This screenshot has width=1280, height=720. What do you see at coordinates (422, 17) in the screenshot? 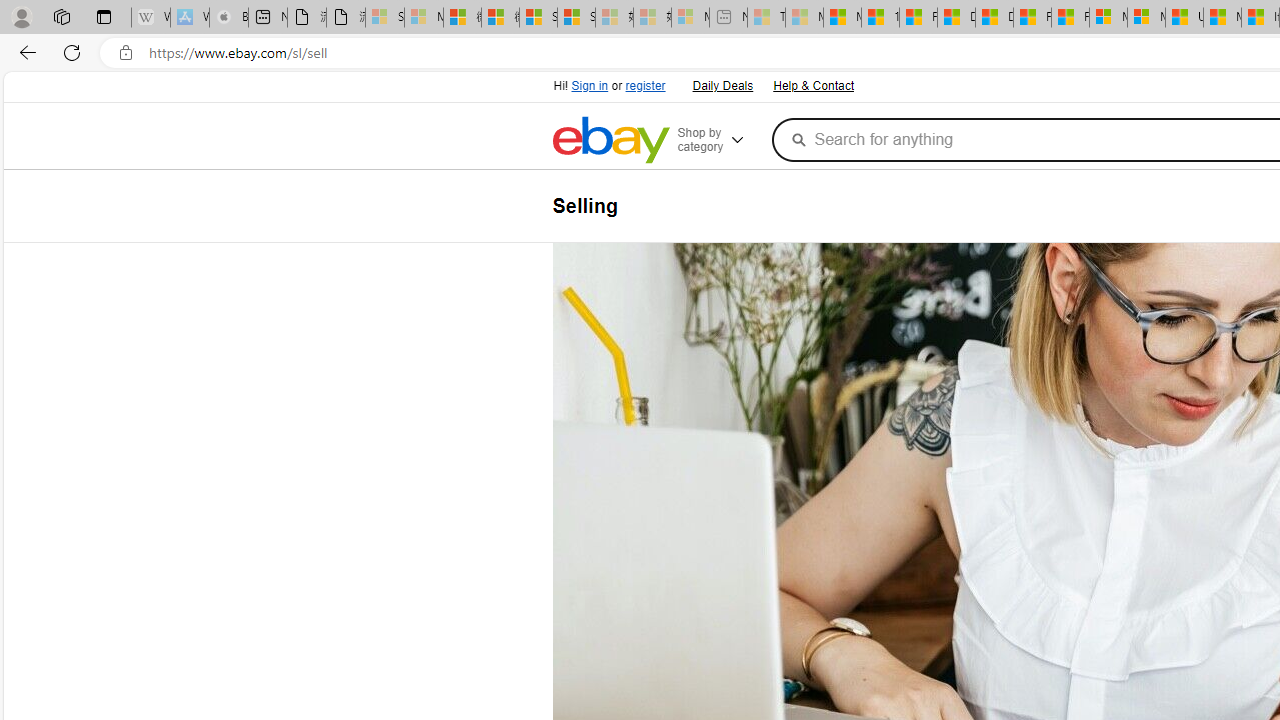
I see `'Microsoft Services Agreement - Sleeping'` at bounding box center [422, 17].